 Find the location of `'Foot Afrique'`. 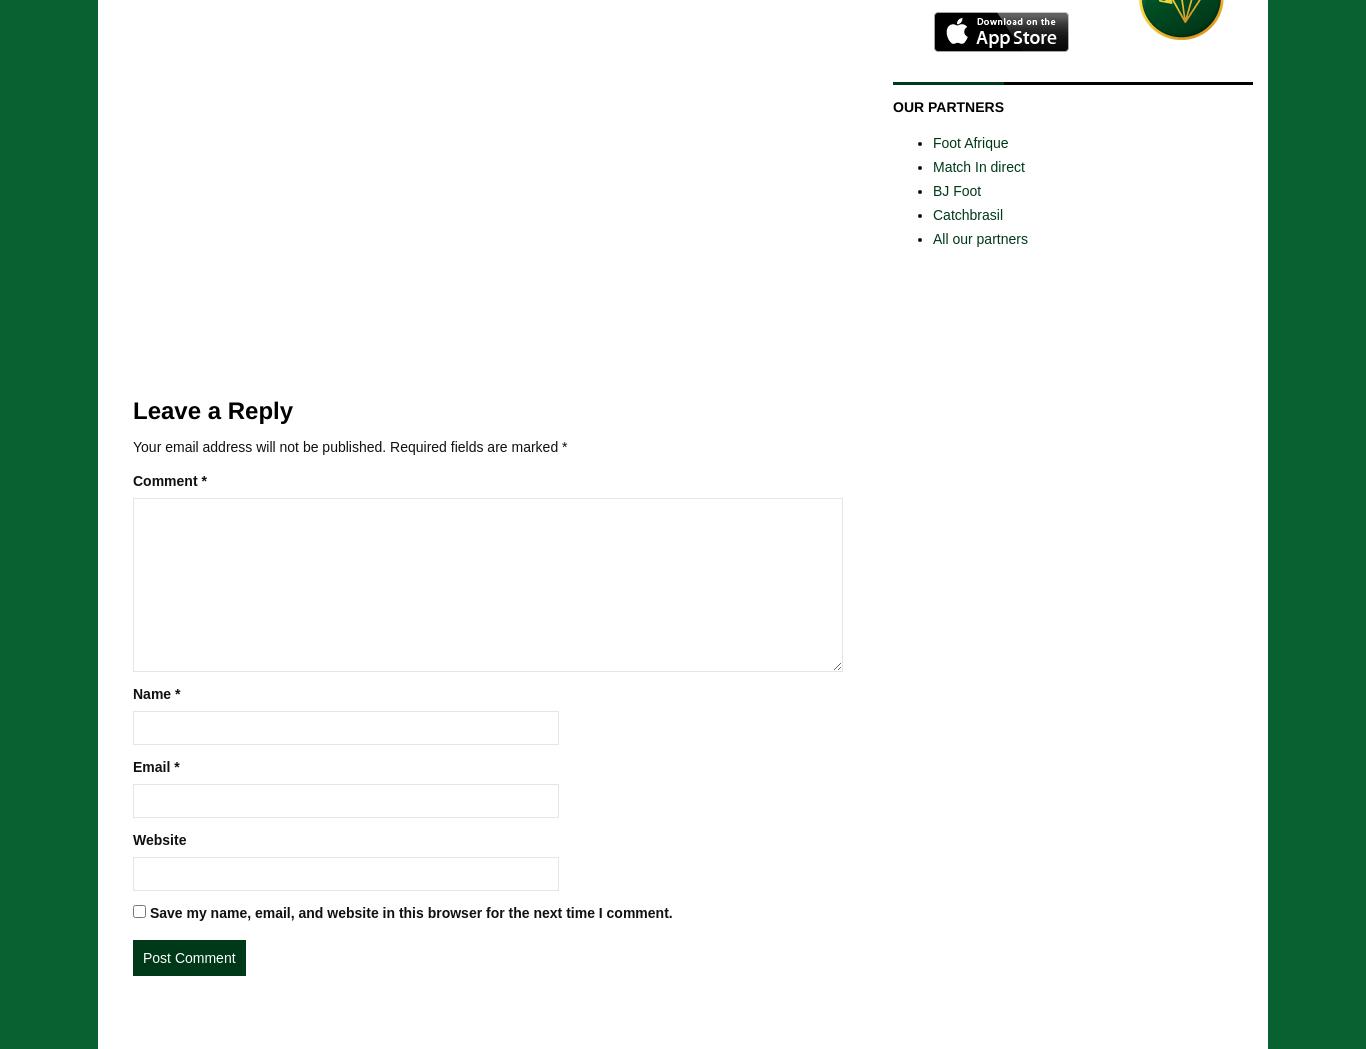

'Foot Afrique' is located at coordinates (932, 142).